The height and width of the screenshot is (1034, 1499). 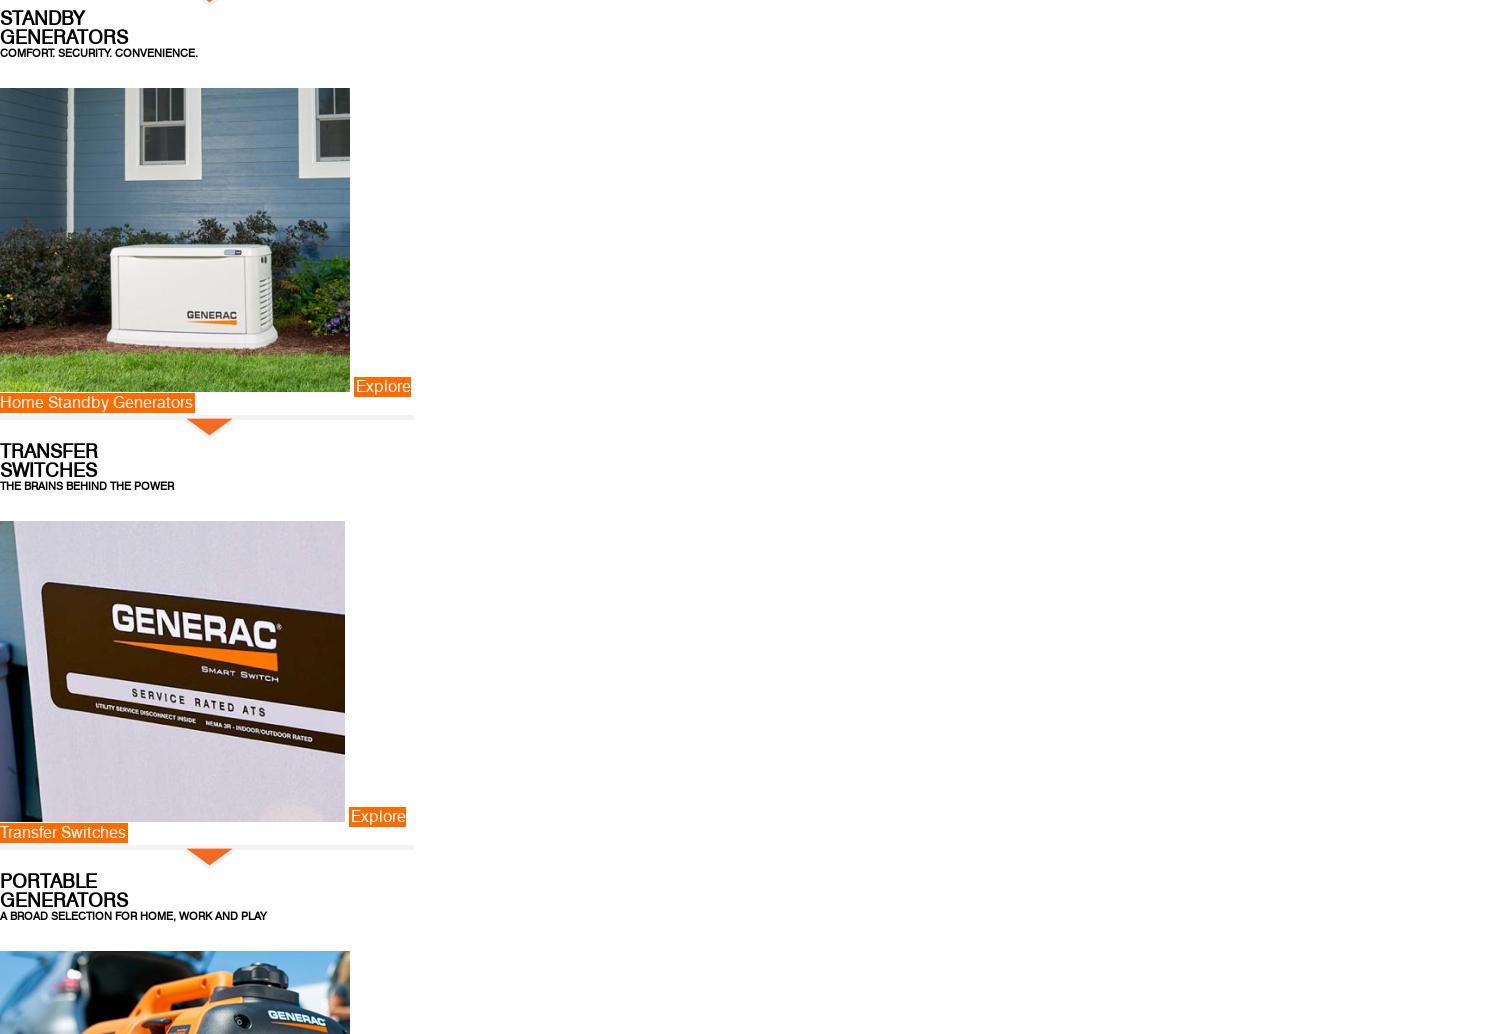 I want to click on 'TRANSFER', so click(x=49, y=450).